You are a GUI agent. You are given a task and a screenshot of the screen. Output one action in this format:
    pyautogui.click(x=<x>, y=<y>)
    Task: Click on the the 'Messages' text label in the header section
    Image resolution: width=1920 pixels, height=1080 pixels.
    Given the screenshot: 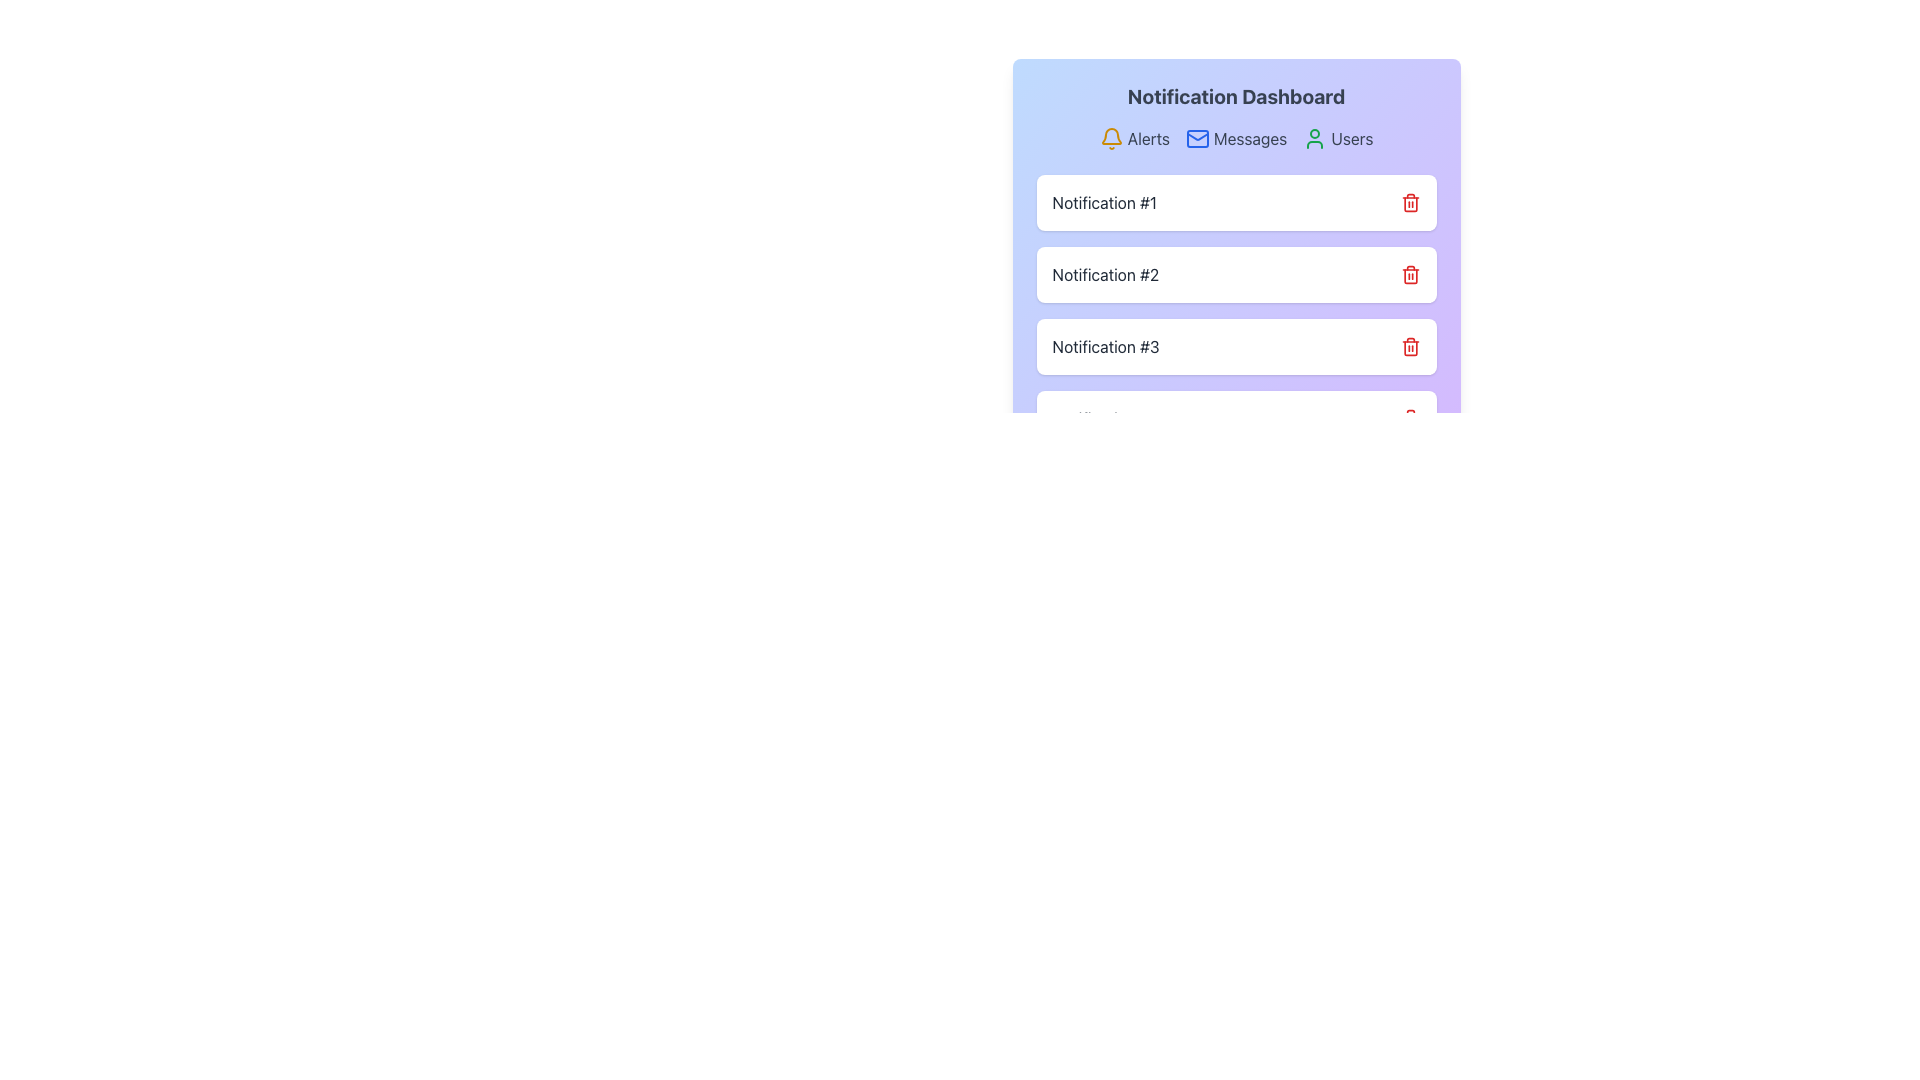 What is the action you would take?
    pyautogui.click(x=1249, y=137)
    